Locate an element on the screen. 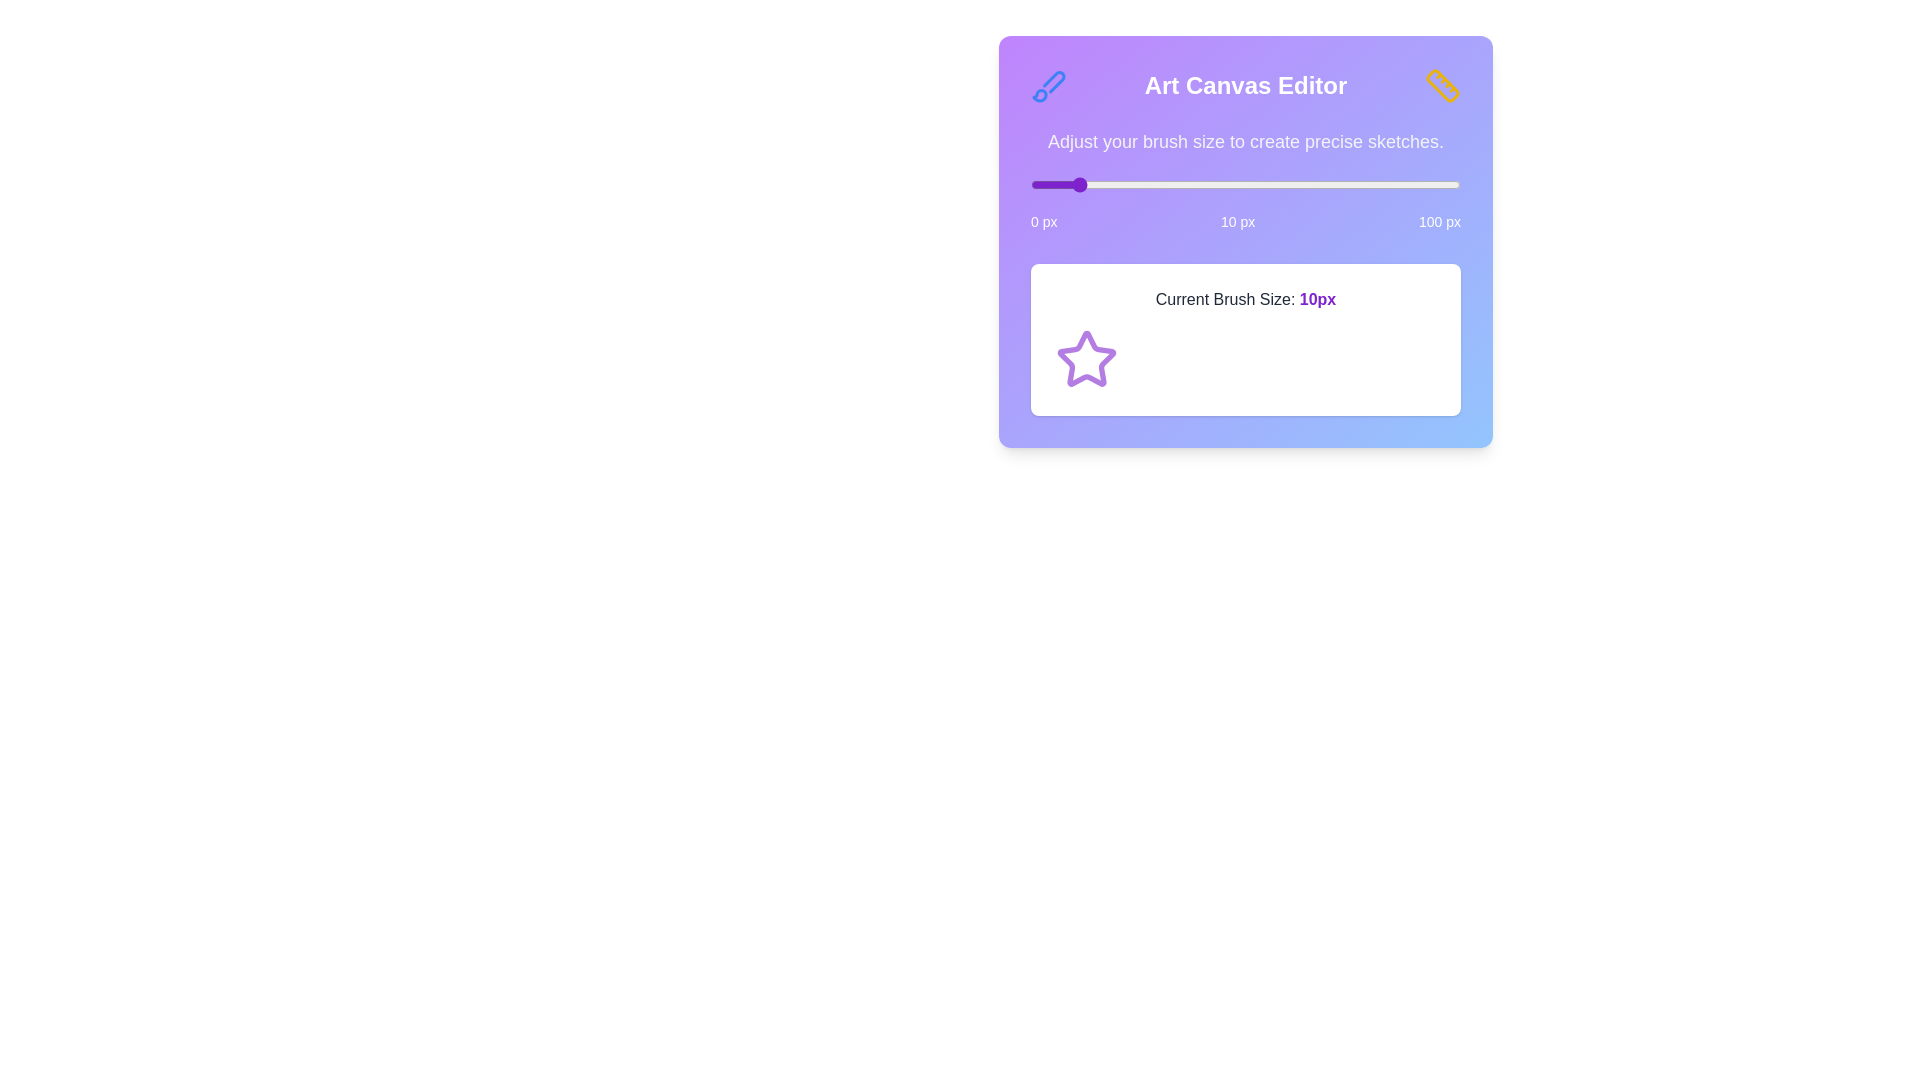  the Ruler icon to interact with it is located at coordinates (1443, 84).